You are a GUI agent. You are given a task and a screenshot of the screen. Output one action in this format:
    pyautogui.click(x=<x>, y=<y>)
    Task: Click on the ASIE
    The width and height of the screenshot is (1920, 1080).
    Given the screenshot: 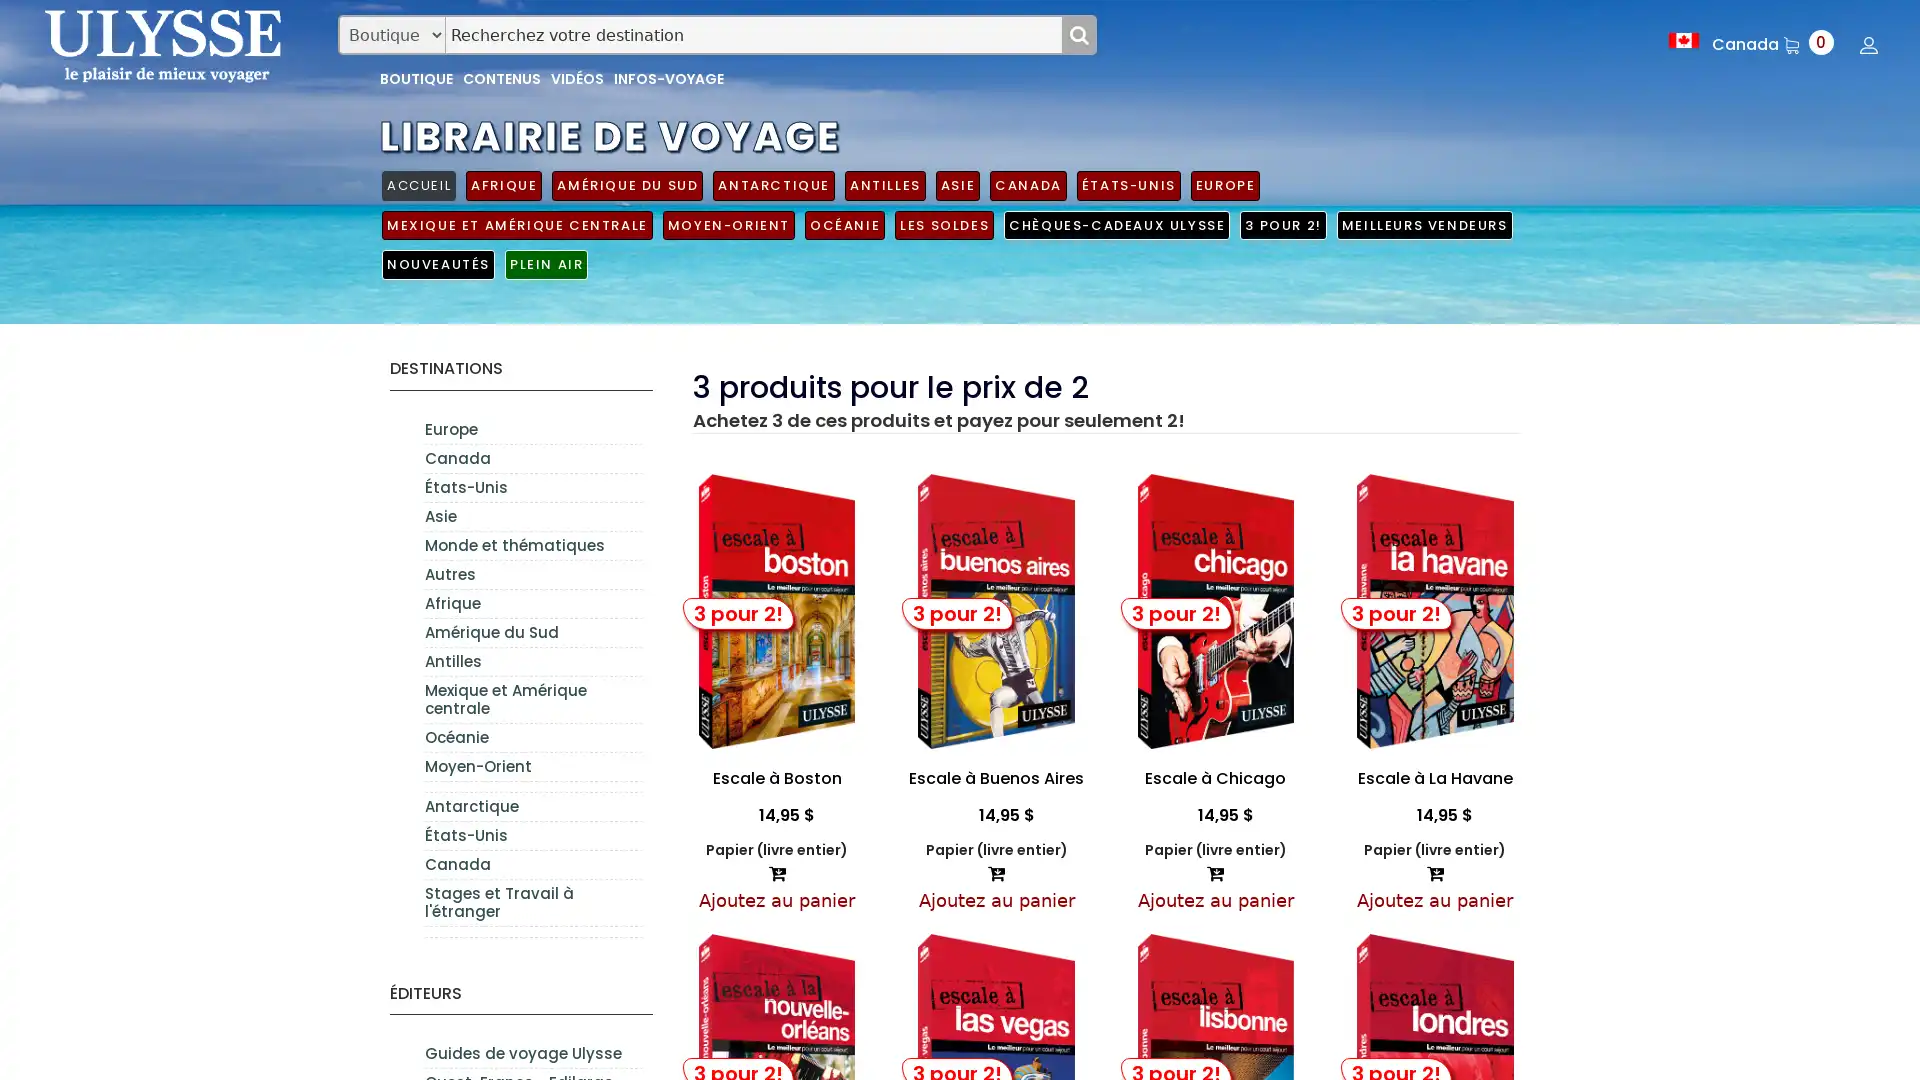 What is the action you would take?
    pyautogui.click(x=956, y=185)
    